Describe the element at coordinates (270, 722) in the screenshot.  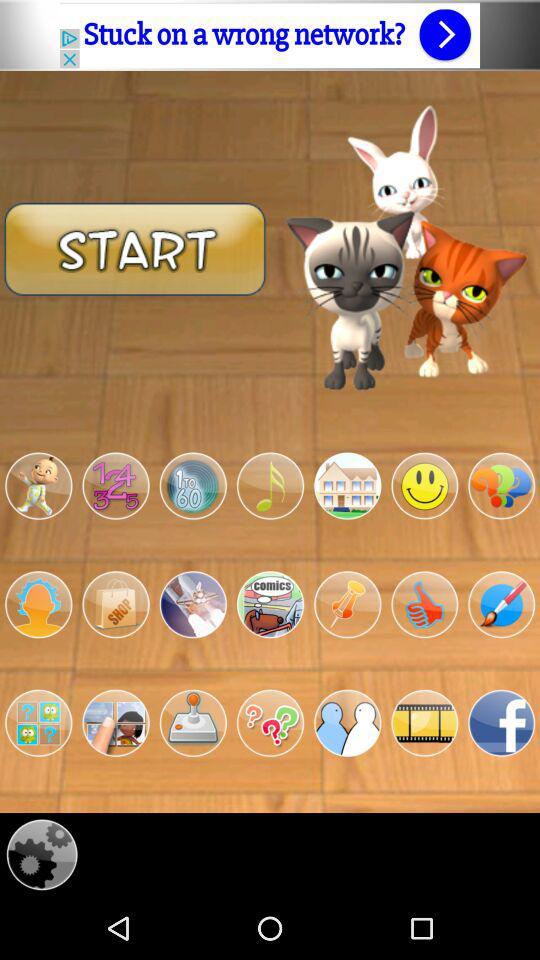
I see `open help` at that location.